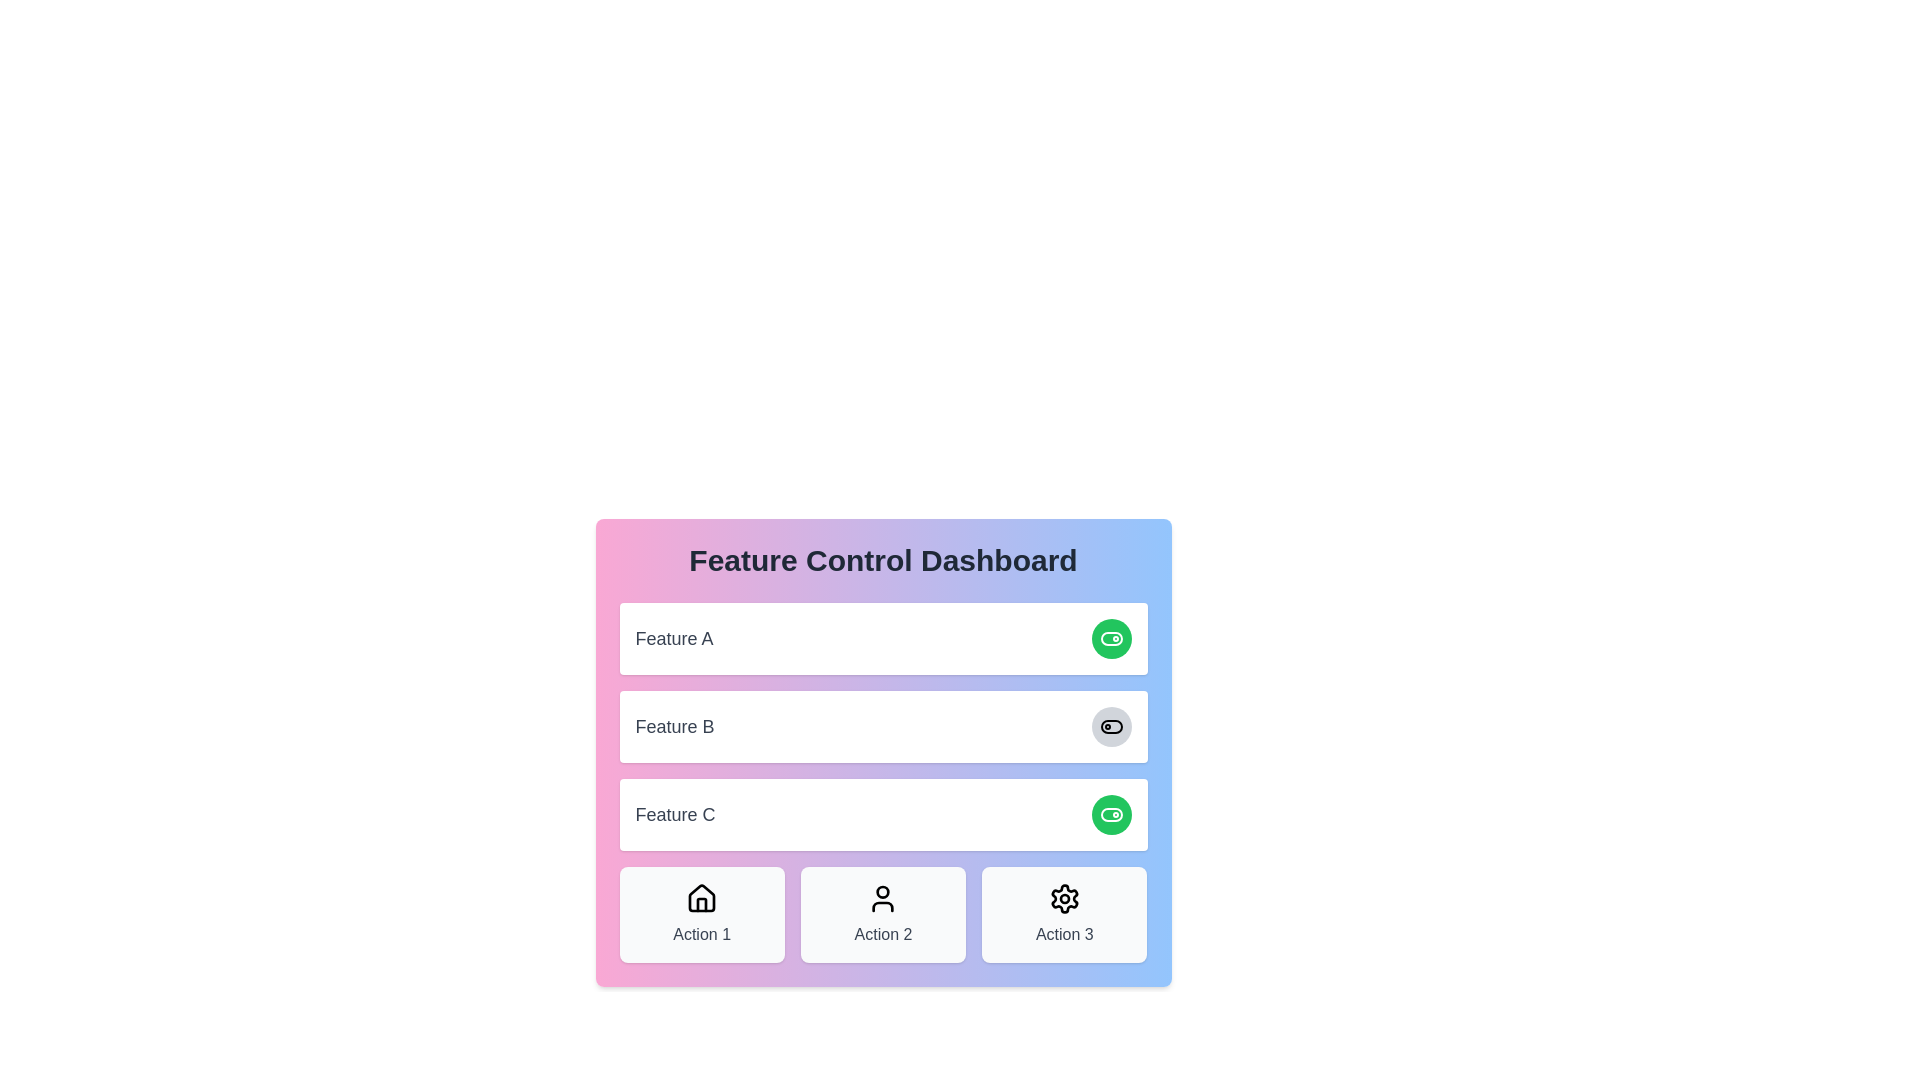 Image resolution: width=1920 pixels, height=1080 pixels. What do you see at coordinates (1063, 914) in the screenshot?
I see `the third action button labeled 'Action 3' located at the bottom-right corner of the interface` at bounding box center [1063, 914].